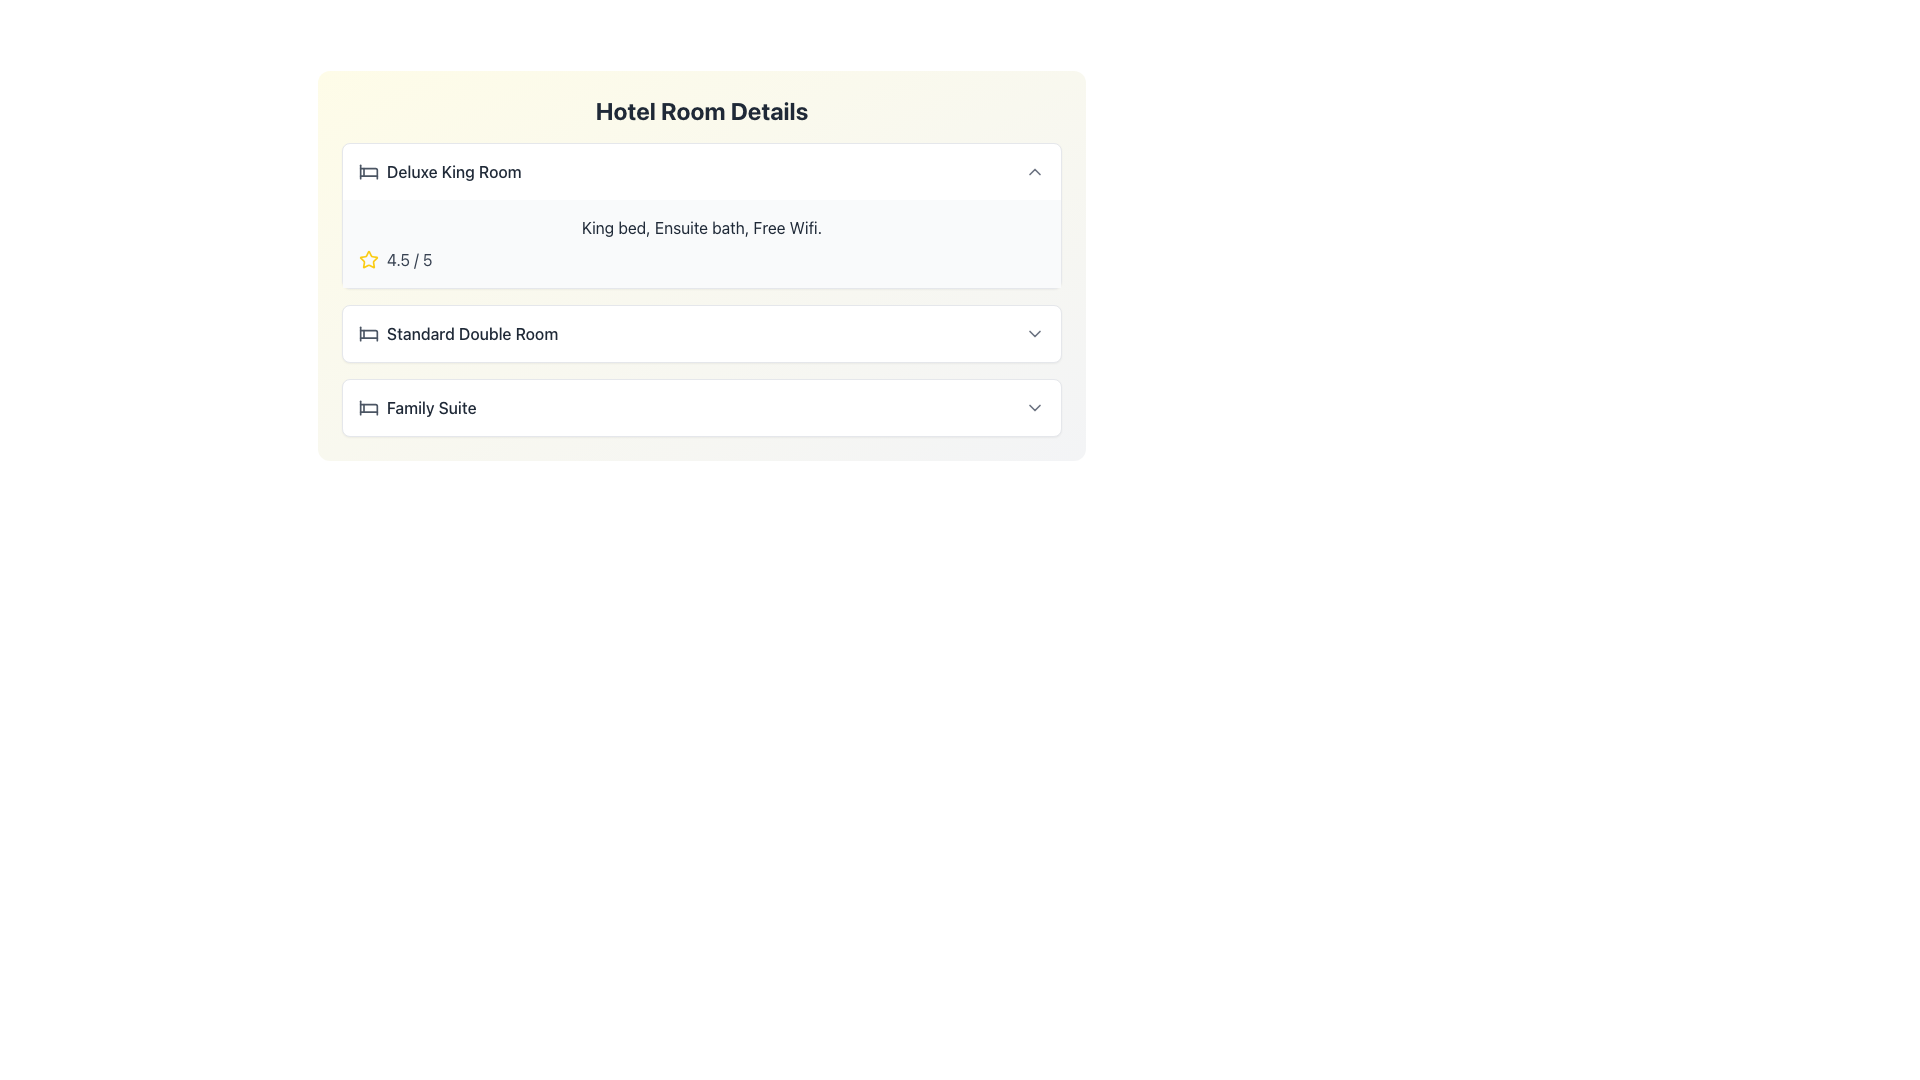  I want to click on the downward-pointing chevron icon styled in gray, located to the right of the 'Family Suite' text in the hotel room types list, so click(1035, 407).